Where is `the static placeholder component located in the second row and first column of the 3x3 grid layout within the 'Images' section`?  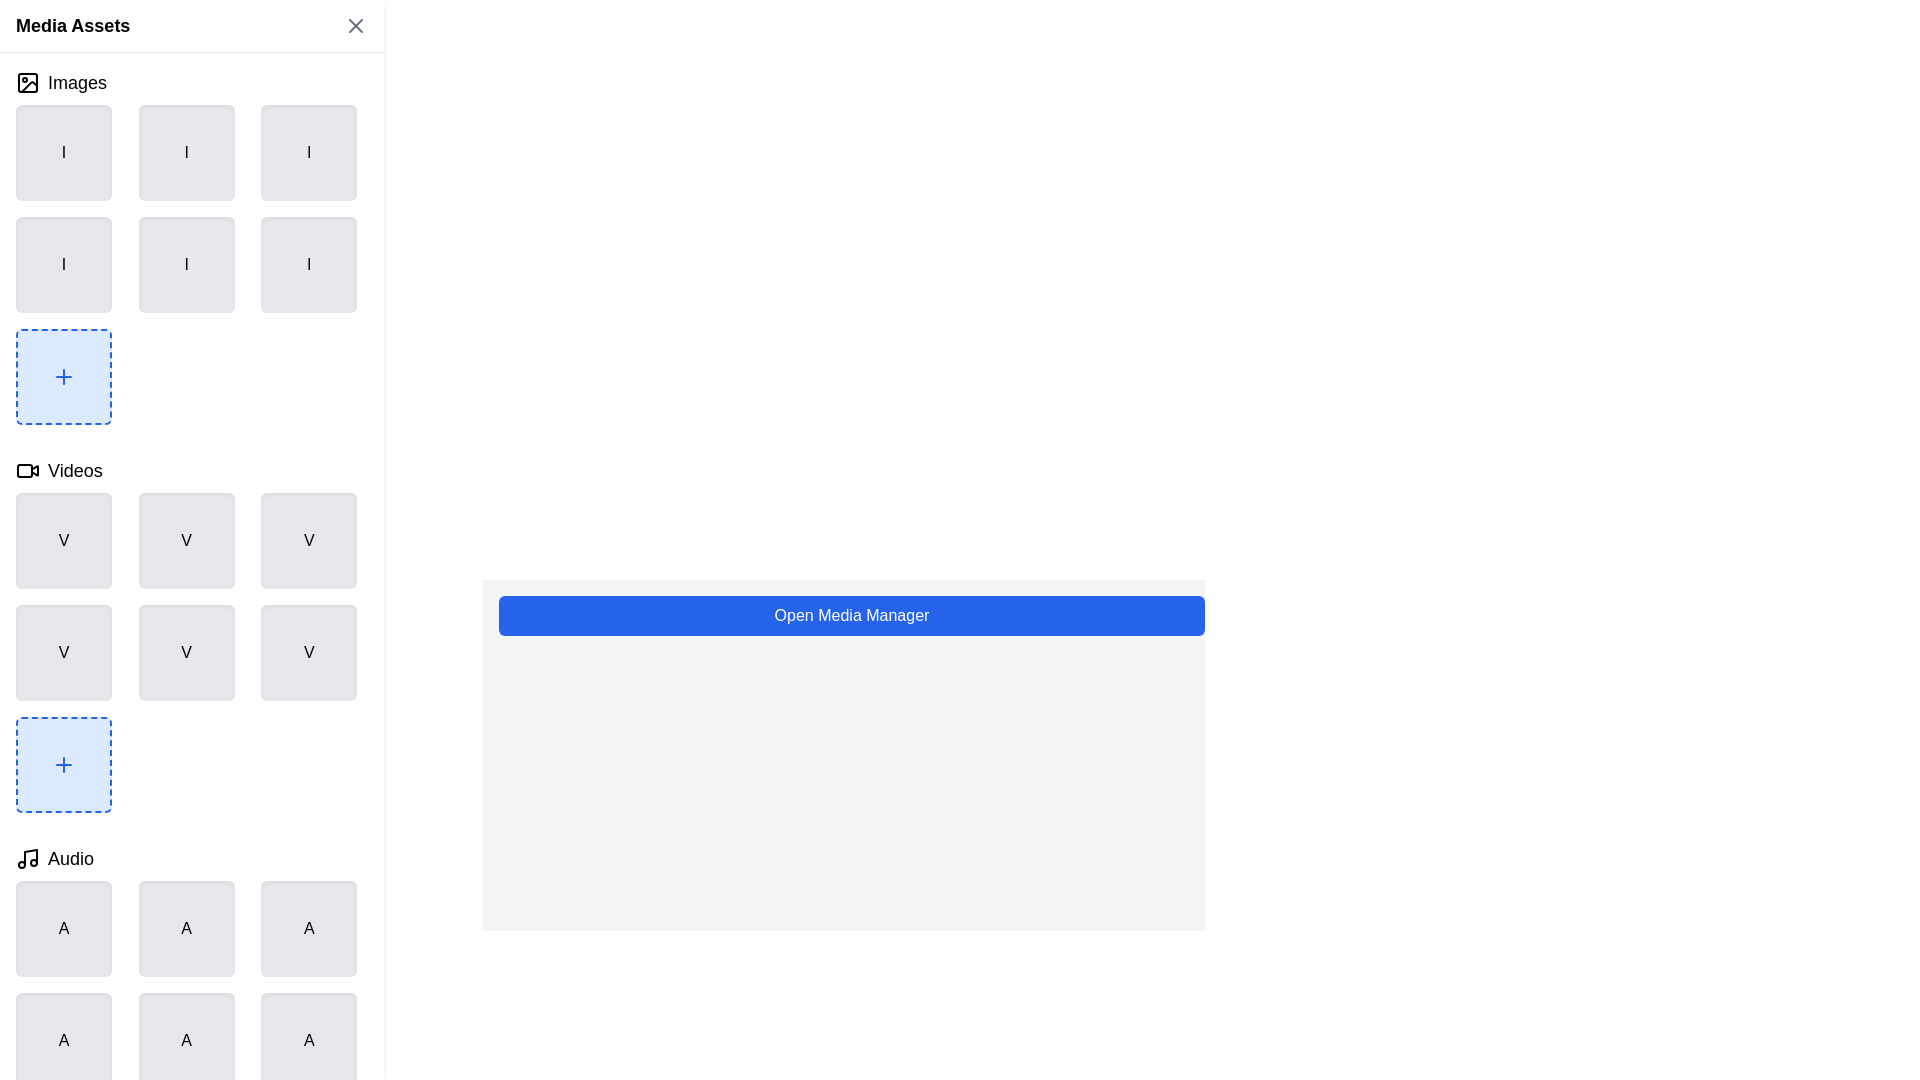 the static placeholder component located in the second row and first column of the 3x3 grid layout within the 'Images' section is located at coordinates (63, 264).